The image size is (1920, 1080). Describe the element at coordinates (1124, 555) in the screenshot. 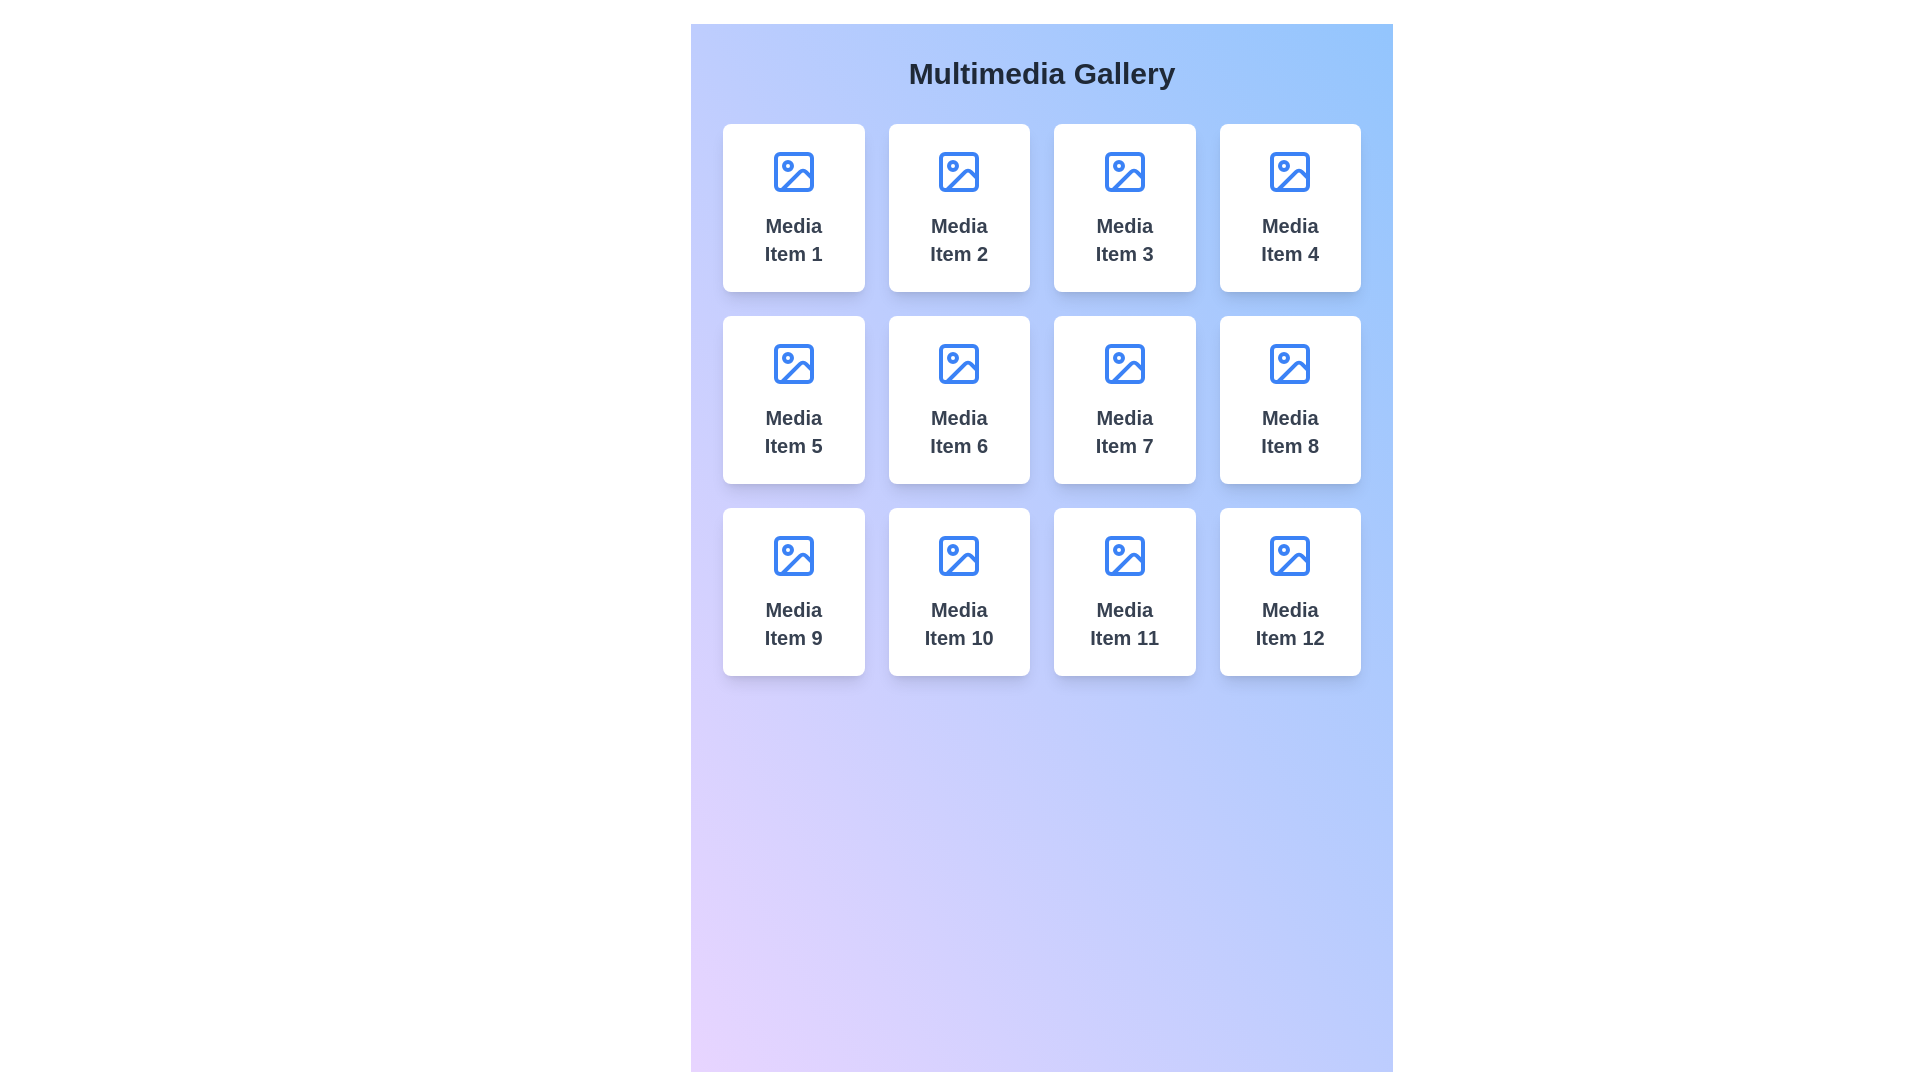

I see `the blue geometric icon representing an image frame with a circle and diagonal line, located at the upper central part of the 'Media Item 11' card in the 4x3 grid layout` at that location.